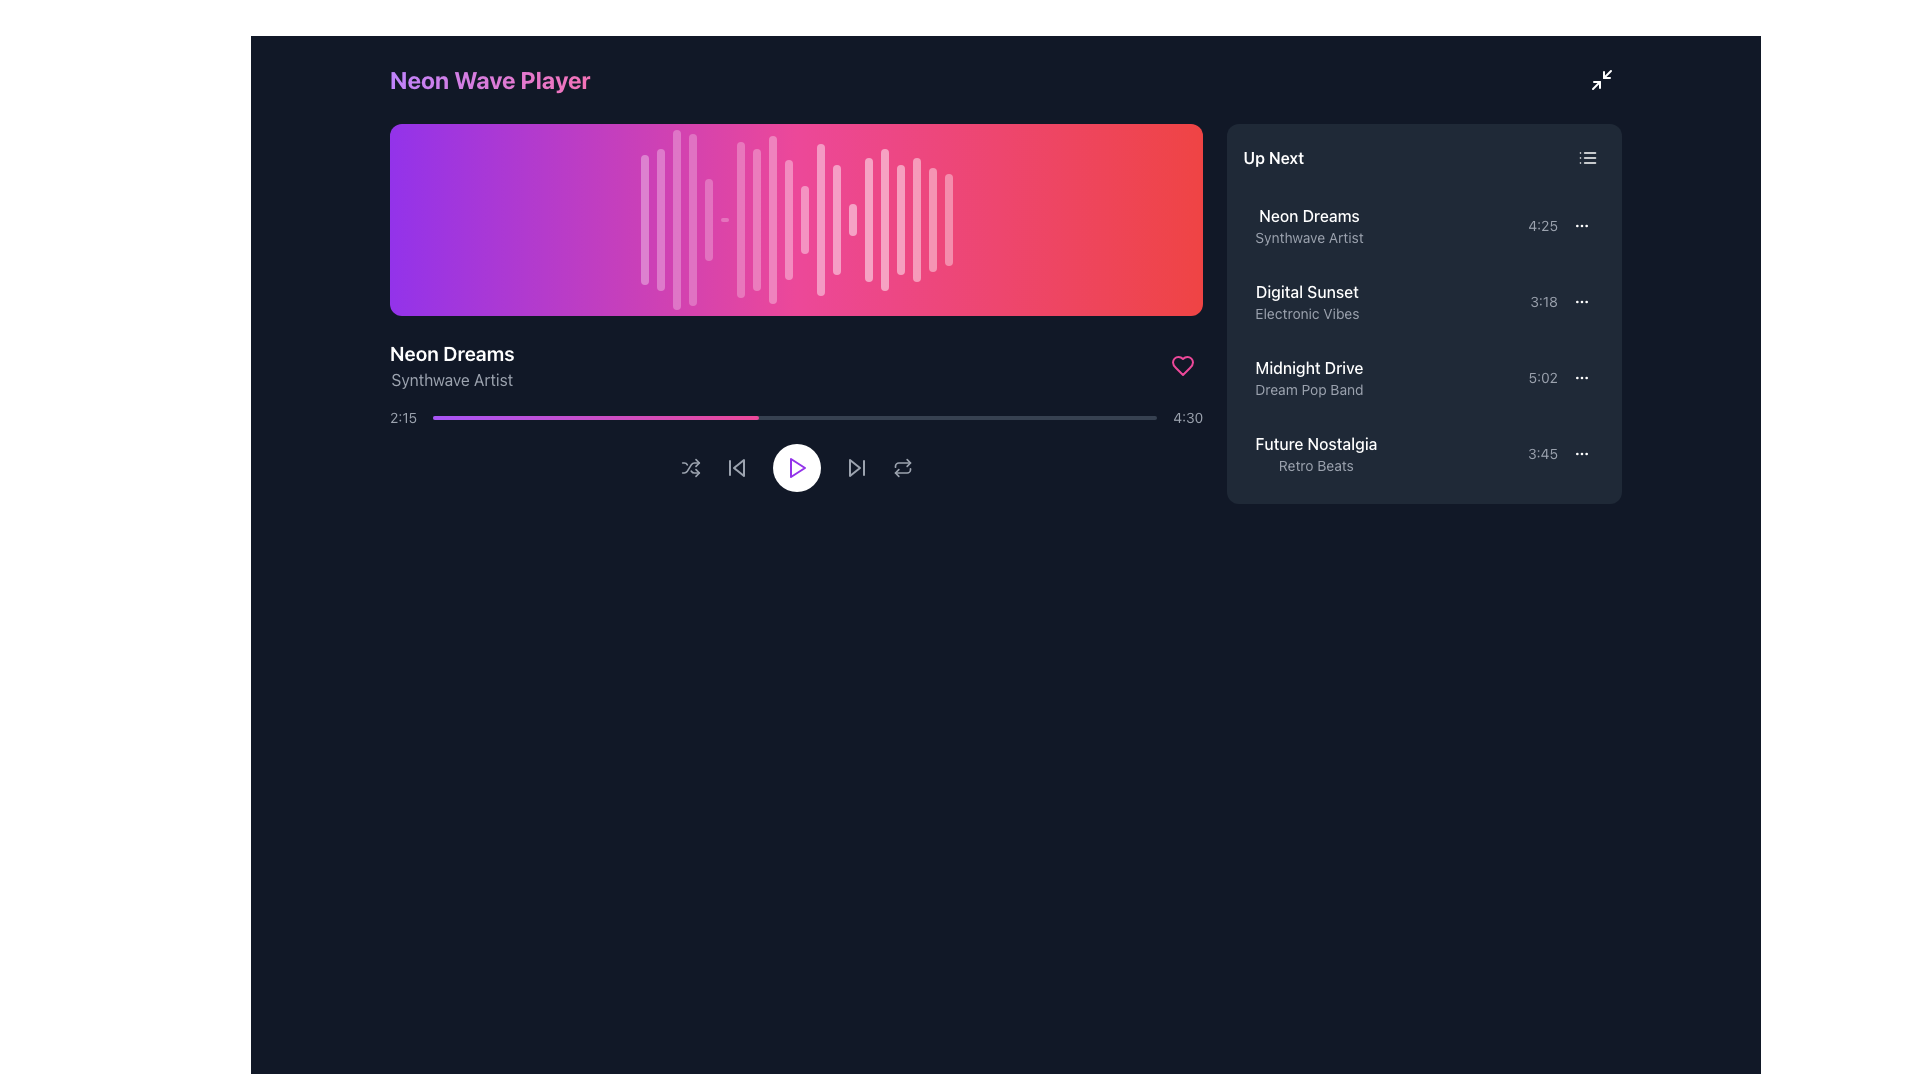 The image size is (1920, 1080). What do you see at coordinates (1560, 225) in the screenshot?
I see `the text label displaying the time '4:25' in light gray font, located next to the options menu on the right side of the 'Neon Dreams' list item in the 'Up Next' section` at bounding box center [1560, 225].